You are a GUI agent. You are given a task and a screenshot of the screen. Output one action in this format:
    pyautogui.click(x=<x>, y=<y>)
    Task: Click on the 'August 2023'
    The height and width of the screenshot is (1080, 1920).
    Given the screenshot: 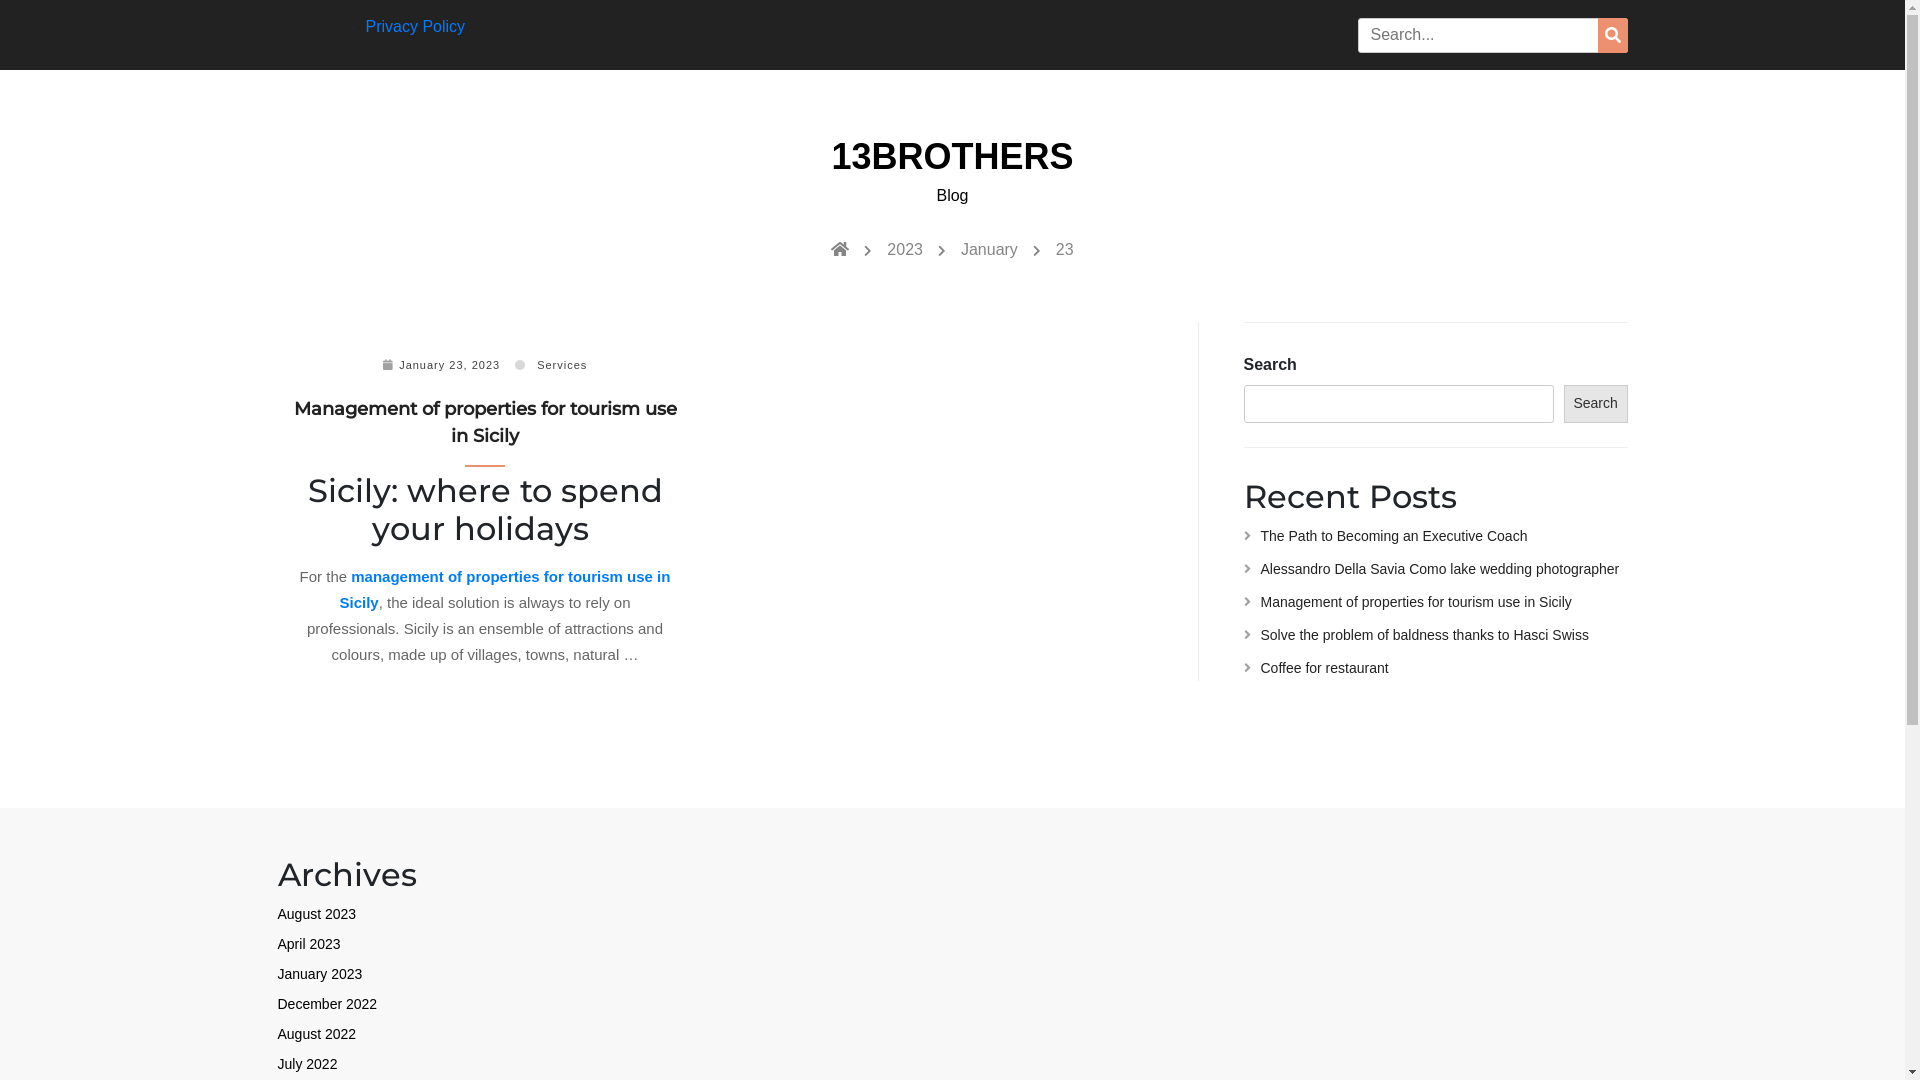 What is the action you would take?
    pyautogui.click(x=277, y=914)
    